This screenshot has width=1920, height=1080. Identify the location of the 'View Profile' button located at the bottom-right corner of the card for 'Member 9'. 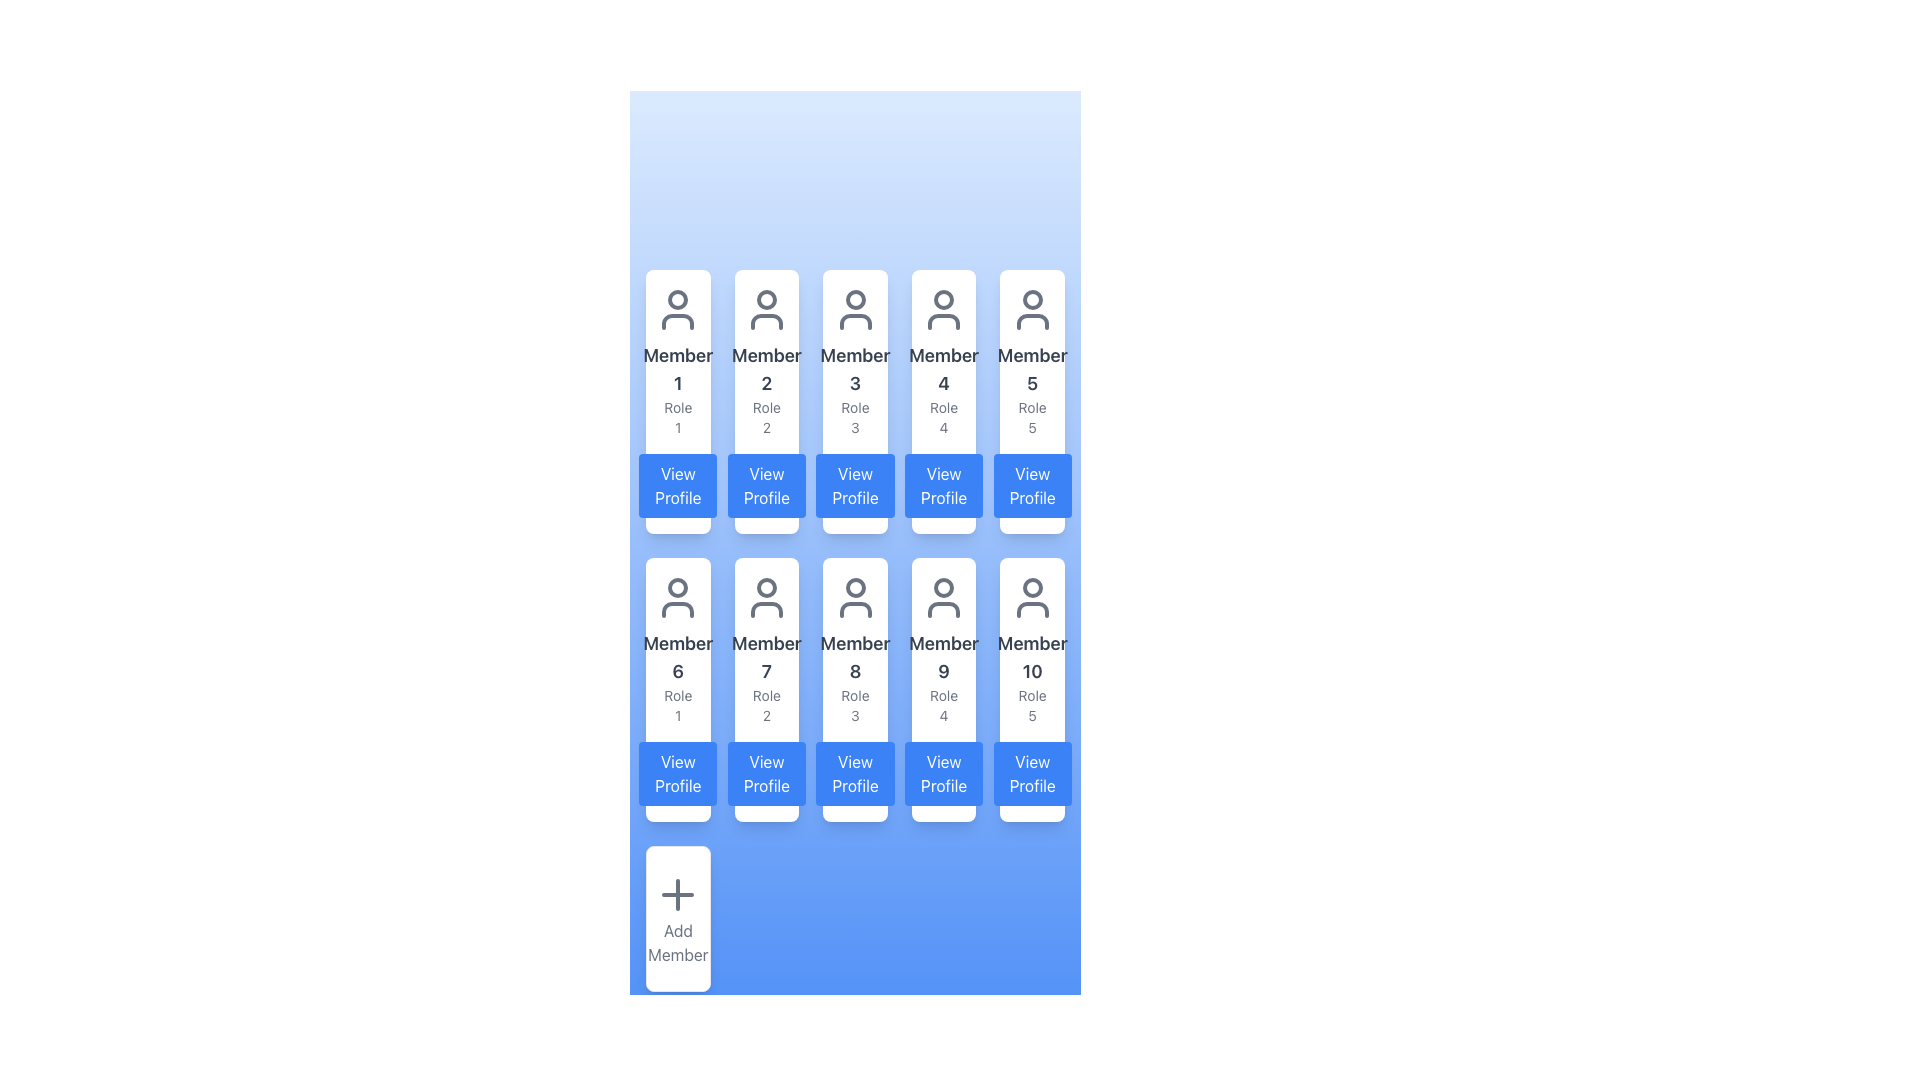
(943, 773).